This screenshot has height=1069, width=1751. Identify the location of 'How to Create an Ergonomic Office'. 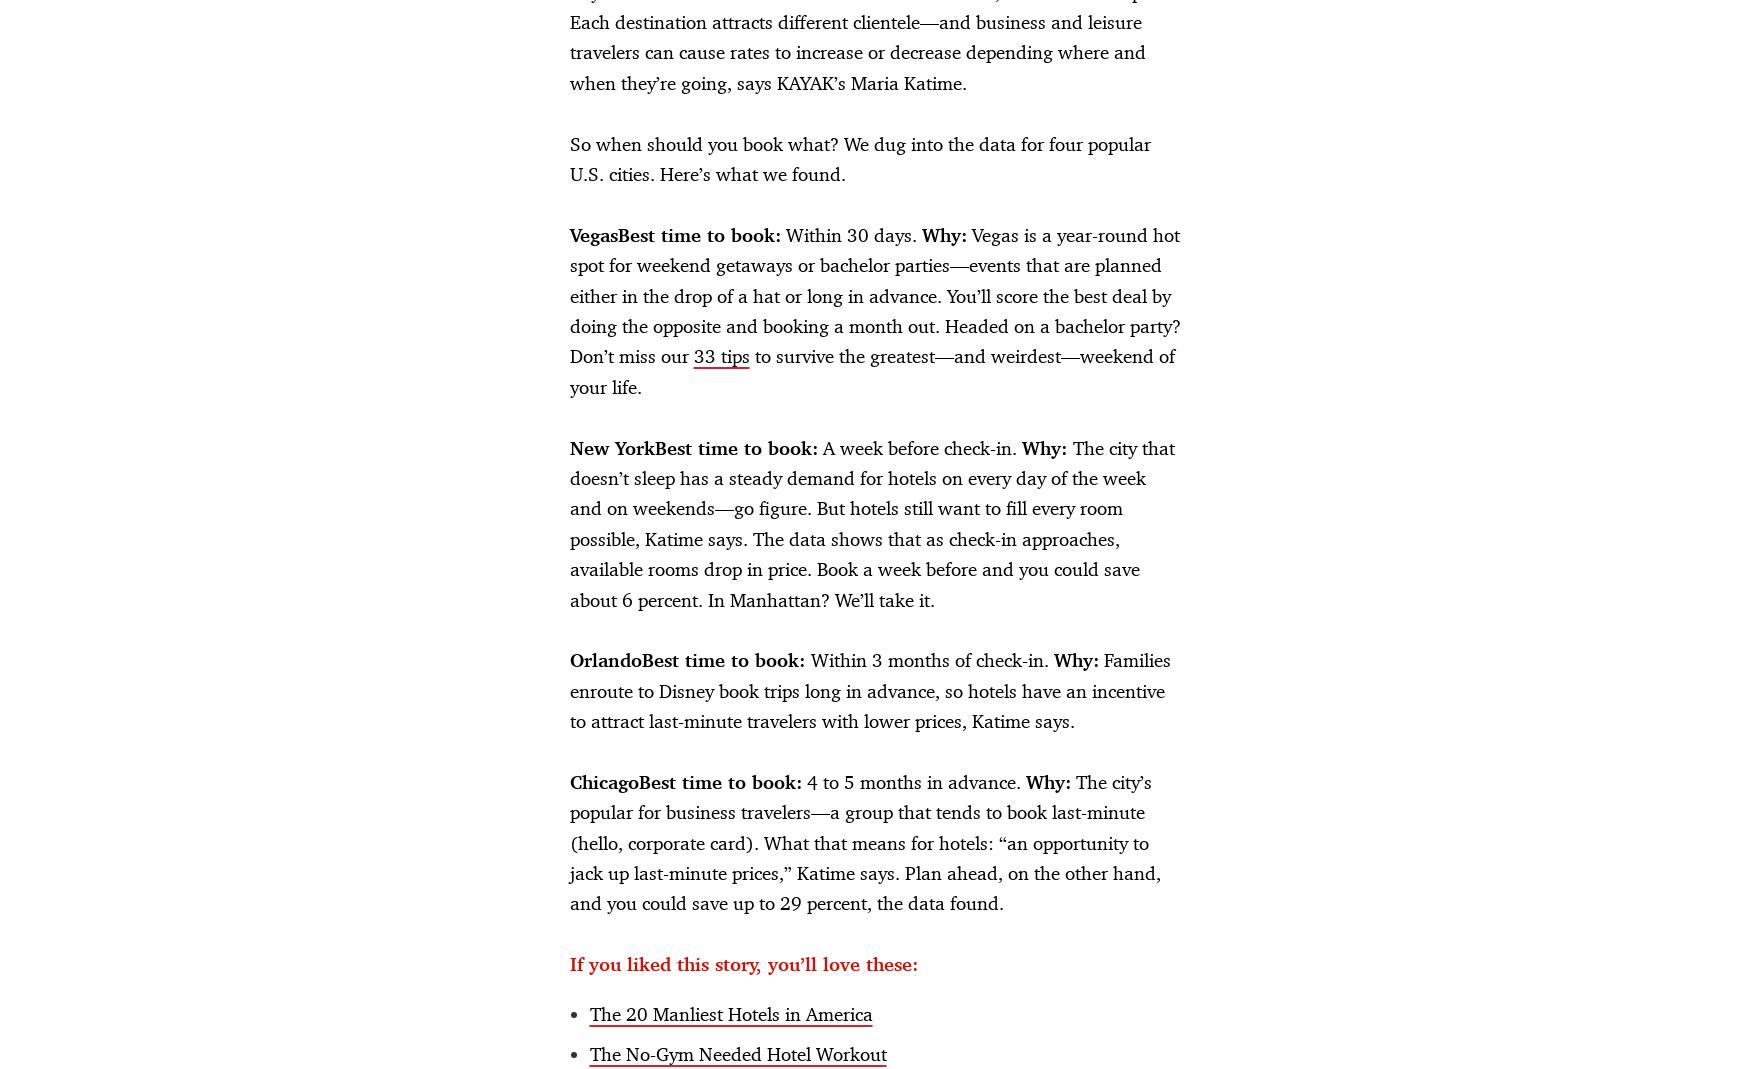
(275, 222).